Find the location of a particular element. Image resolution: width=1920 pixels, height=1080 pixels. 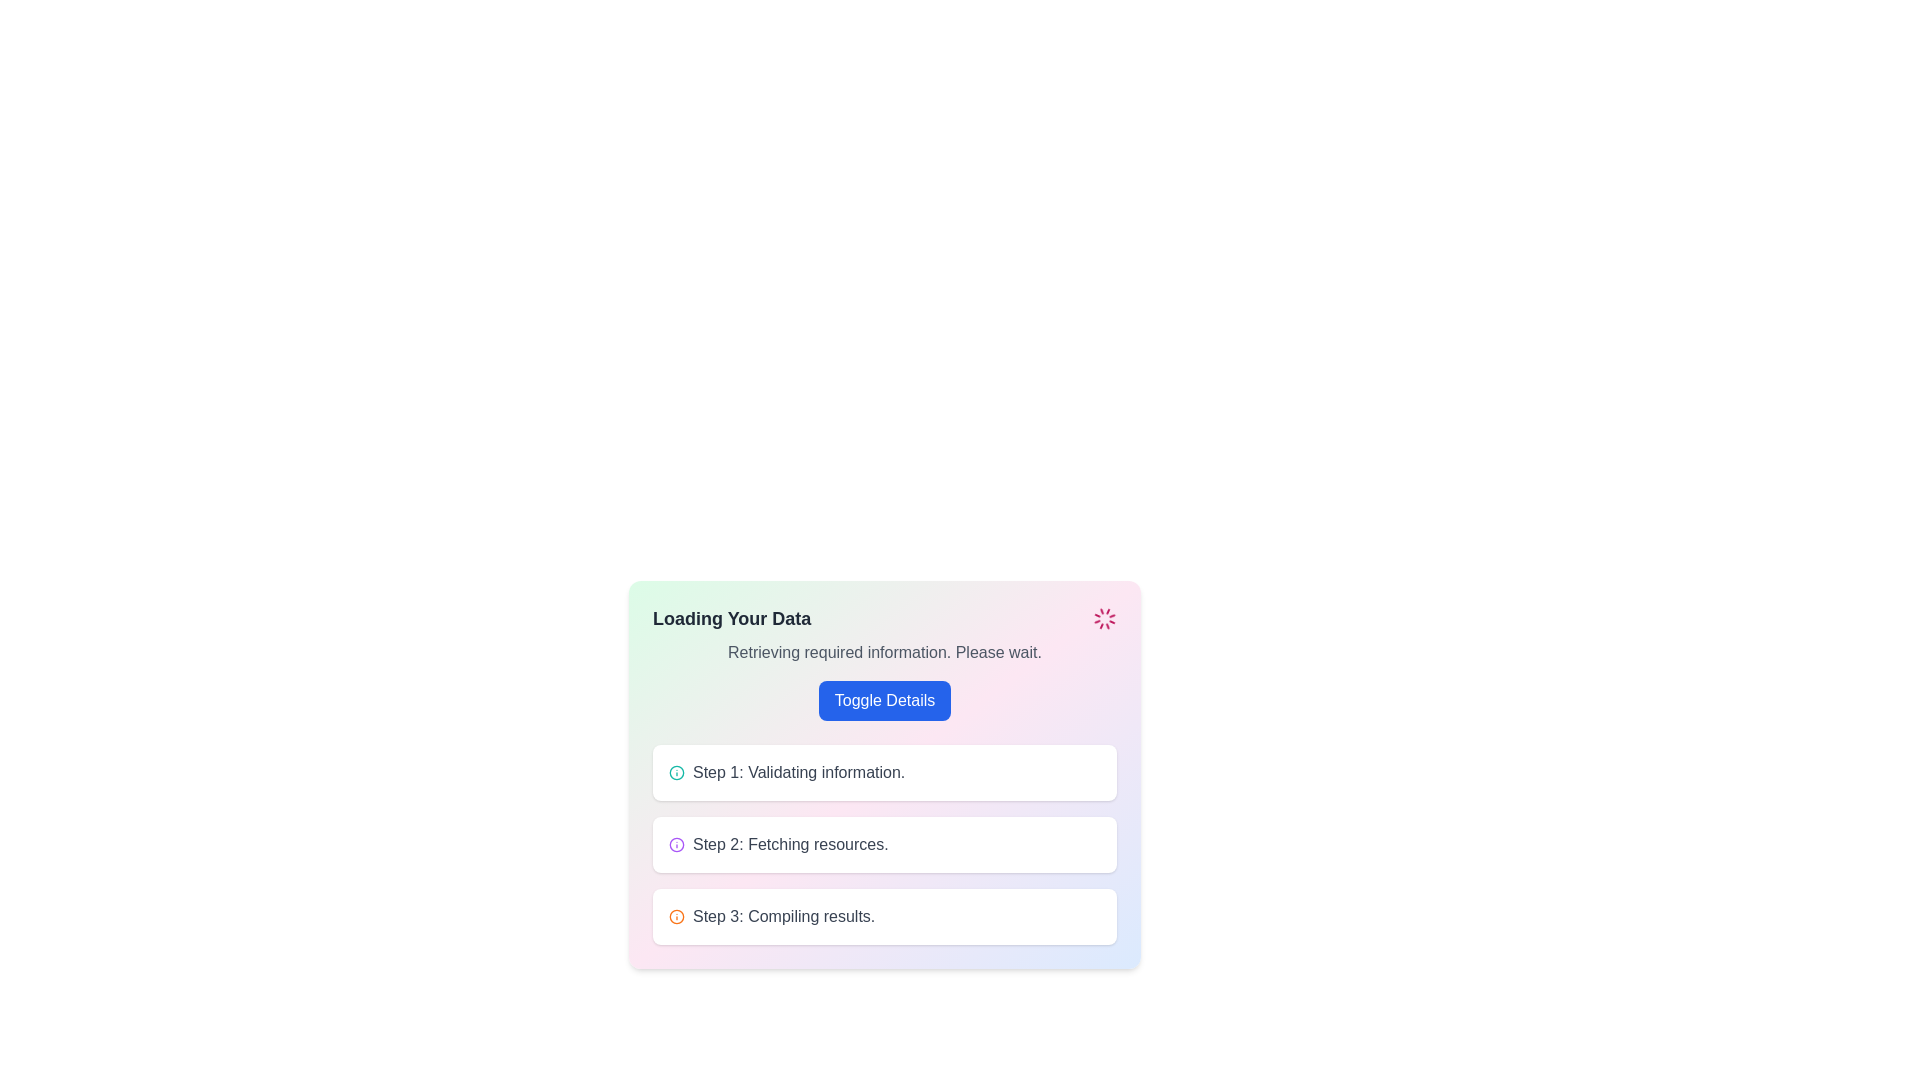

the blue button with rounded corners labeled 'Toggle Details' located in the center of the colorful gradient box, positioned below the text 'Retrieving required information. Please wait.' and above the step descriptions is located at coordinates (883, 700).